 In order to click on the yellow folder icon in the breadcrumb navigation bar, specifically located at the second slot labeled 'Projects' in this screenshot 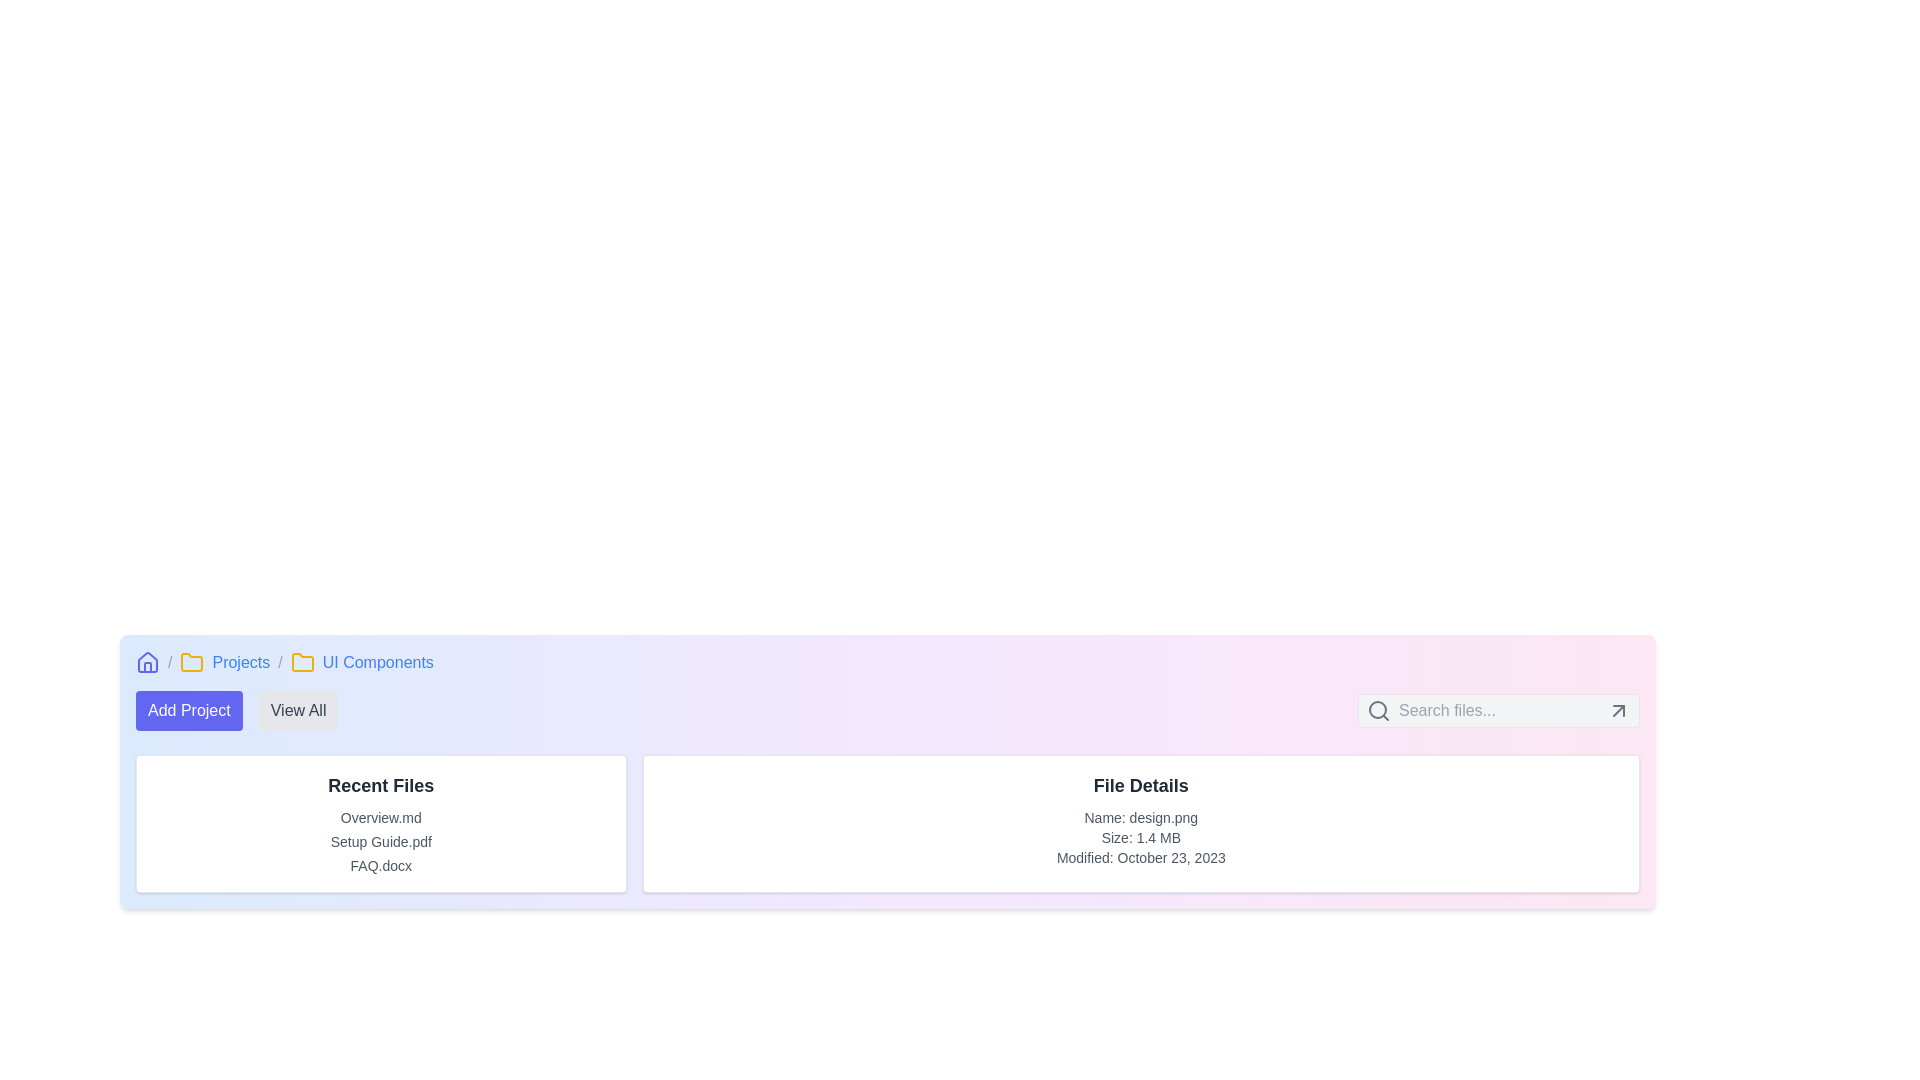, I will do `click(301, 662)`.